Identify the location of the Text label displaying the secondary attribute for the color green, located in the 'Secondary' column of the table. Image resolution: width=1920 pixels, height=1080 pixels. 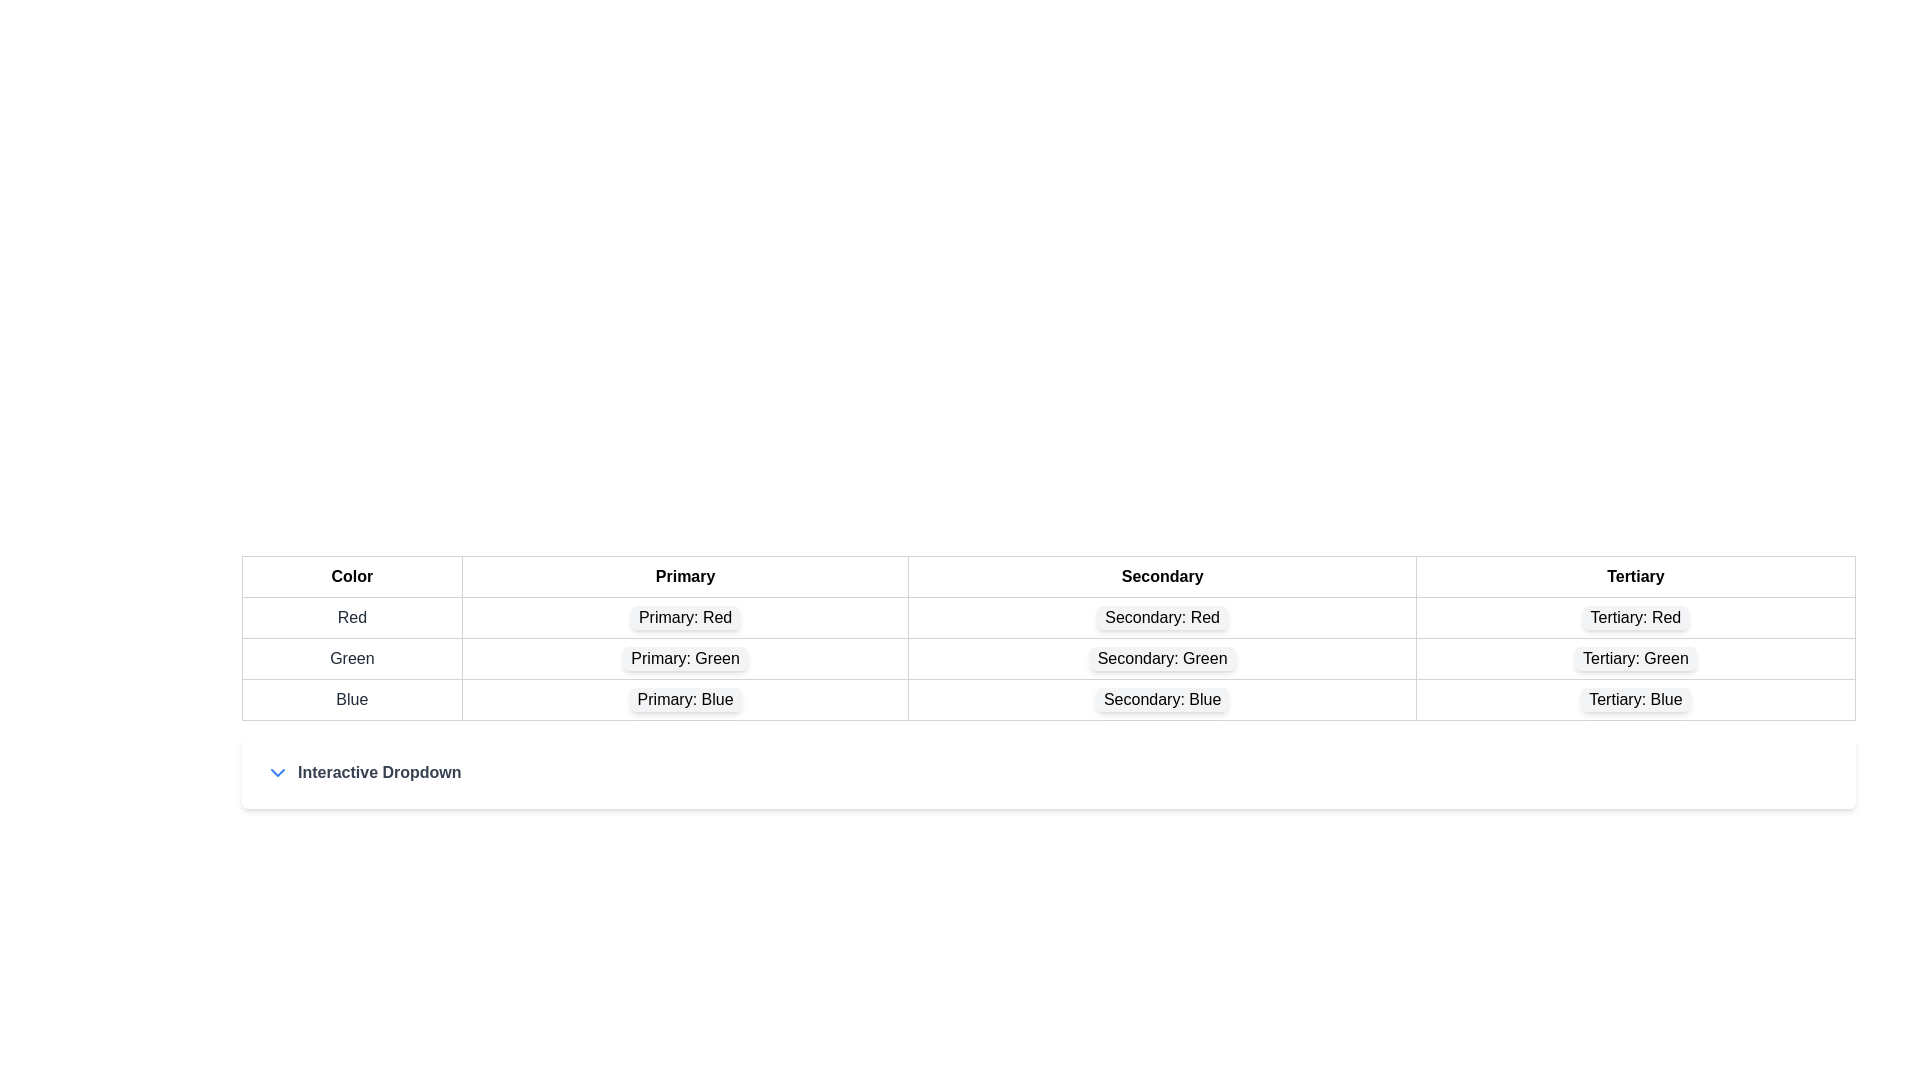
(1048, 659).